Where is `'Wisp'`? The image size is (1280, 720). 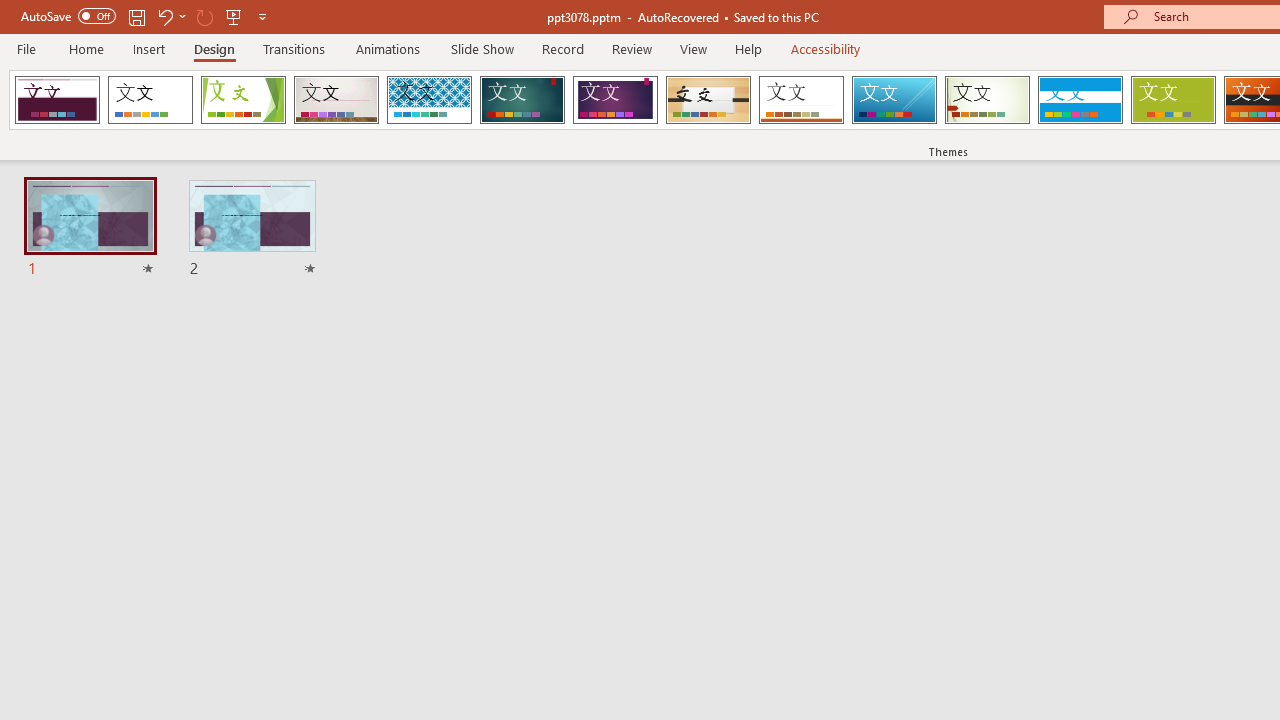 'Wisp' is located at coordinates (987, 100).